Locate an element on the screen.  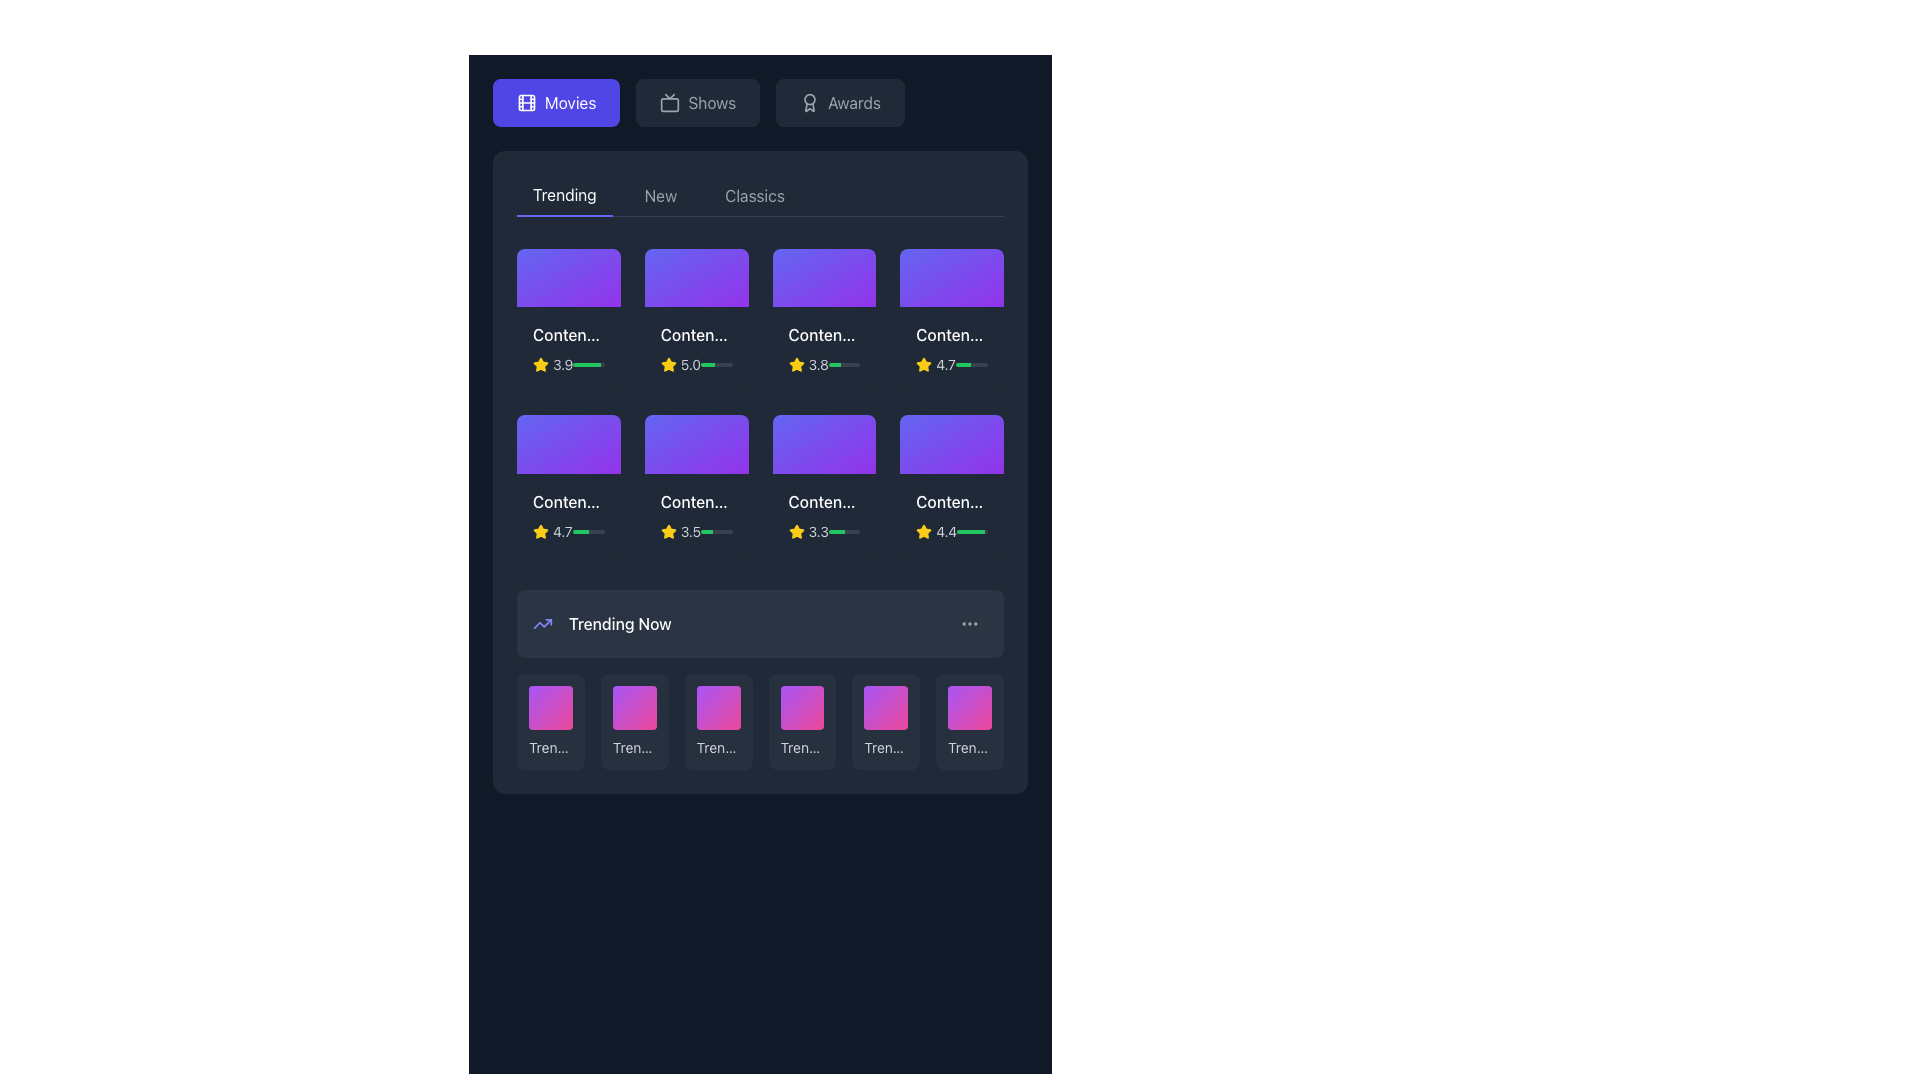
displayed text of the Text label indicating the rank in the trending list, located under the sixth card in the 'Trending Now' section is located at coordinates (969, 747).